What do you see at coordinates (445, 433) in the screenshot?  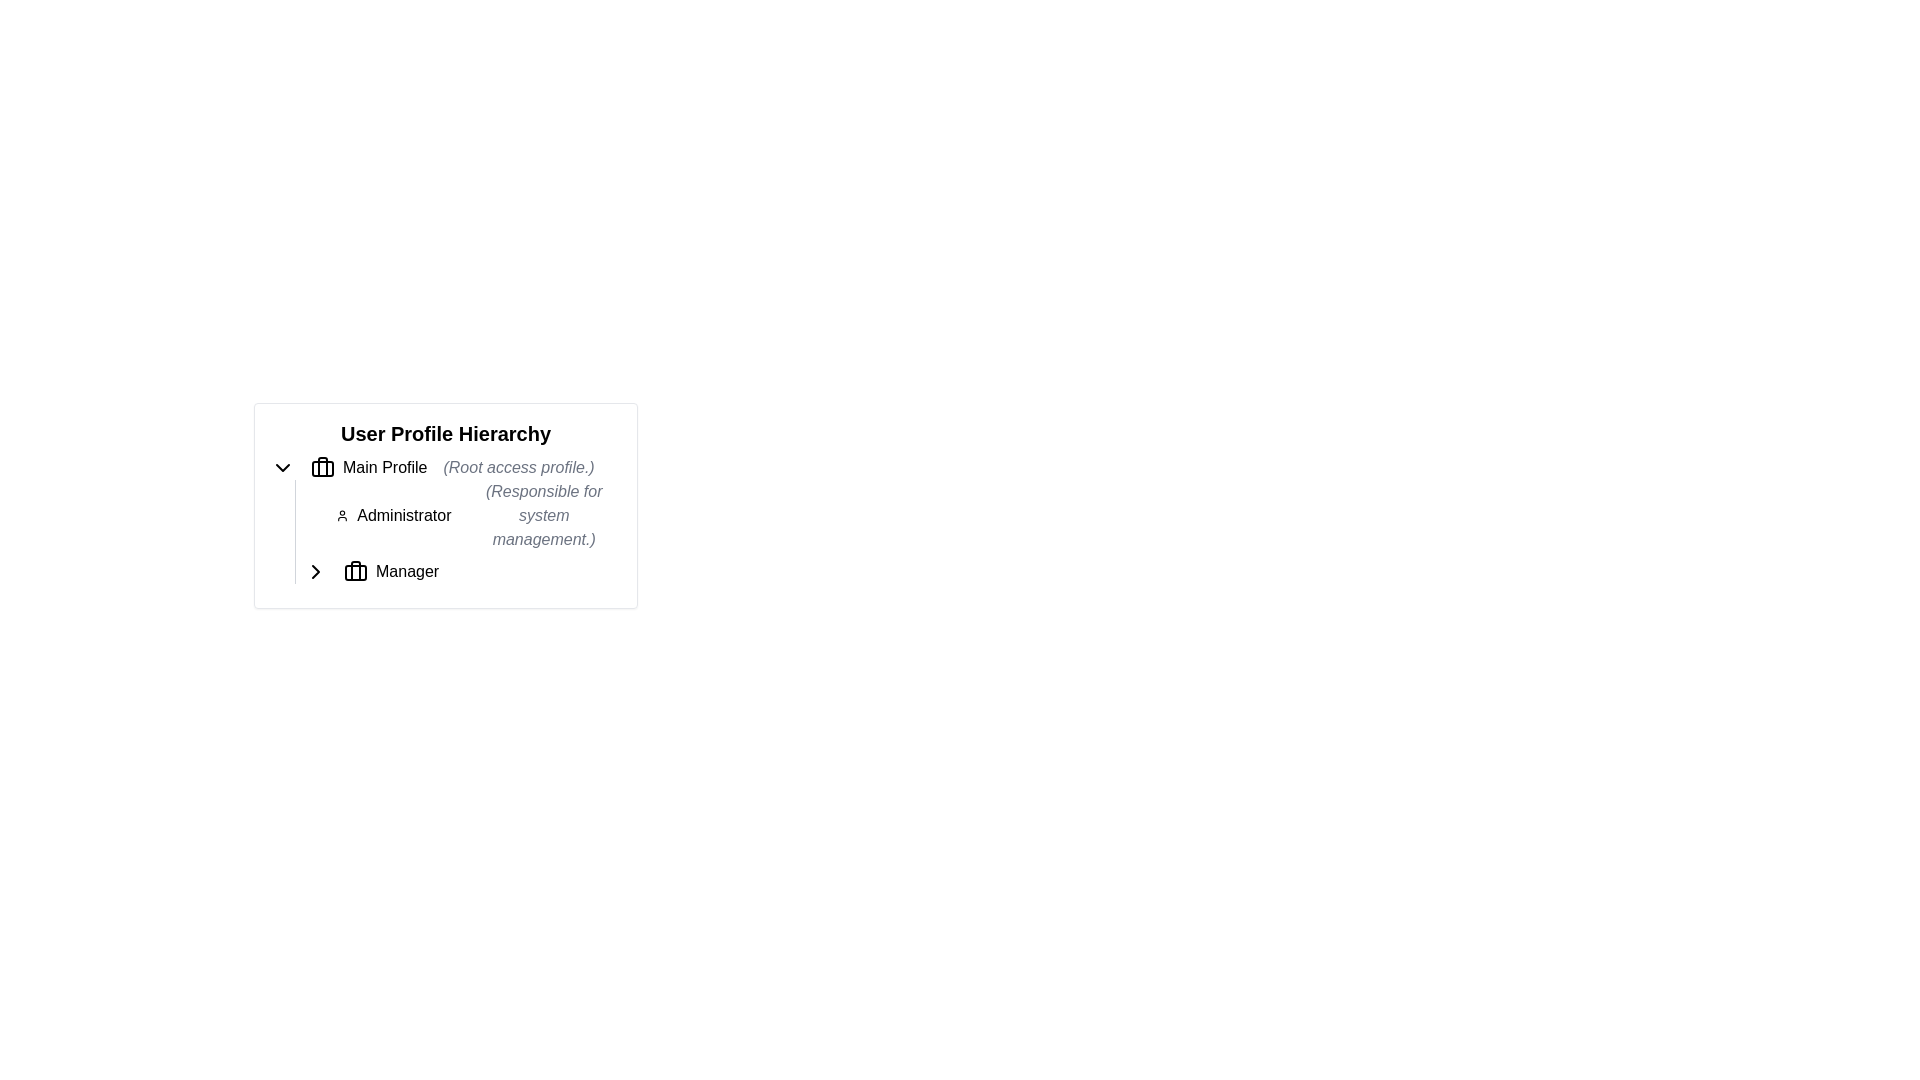 I see `the context of the section` at bounding box center [445, 433].